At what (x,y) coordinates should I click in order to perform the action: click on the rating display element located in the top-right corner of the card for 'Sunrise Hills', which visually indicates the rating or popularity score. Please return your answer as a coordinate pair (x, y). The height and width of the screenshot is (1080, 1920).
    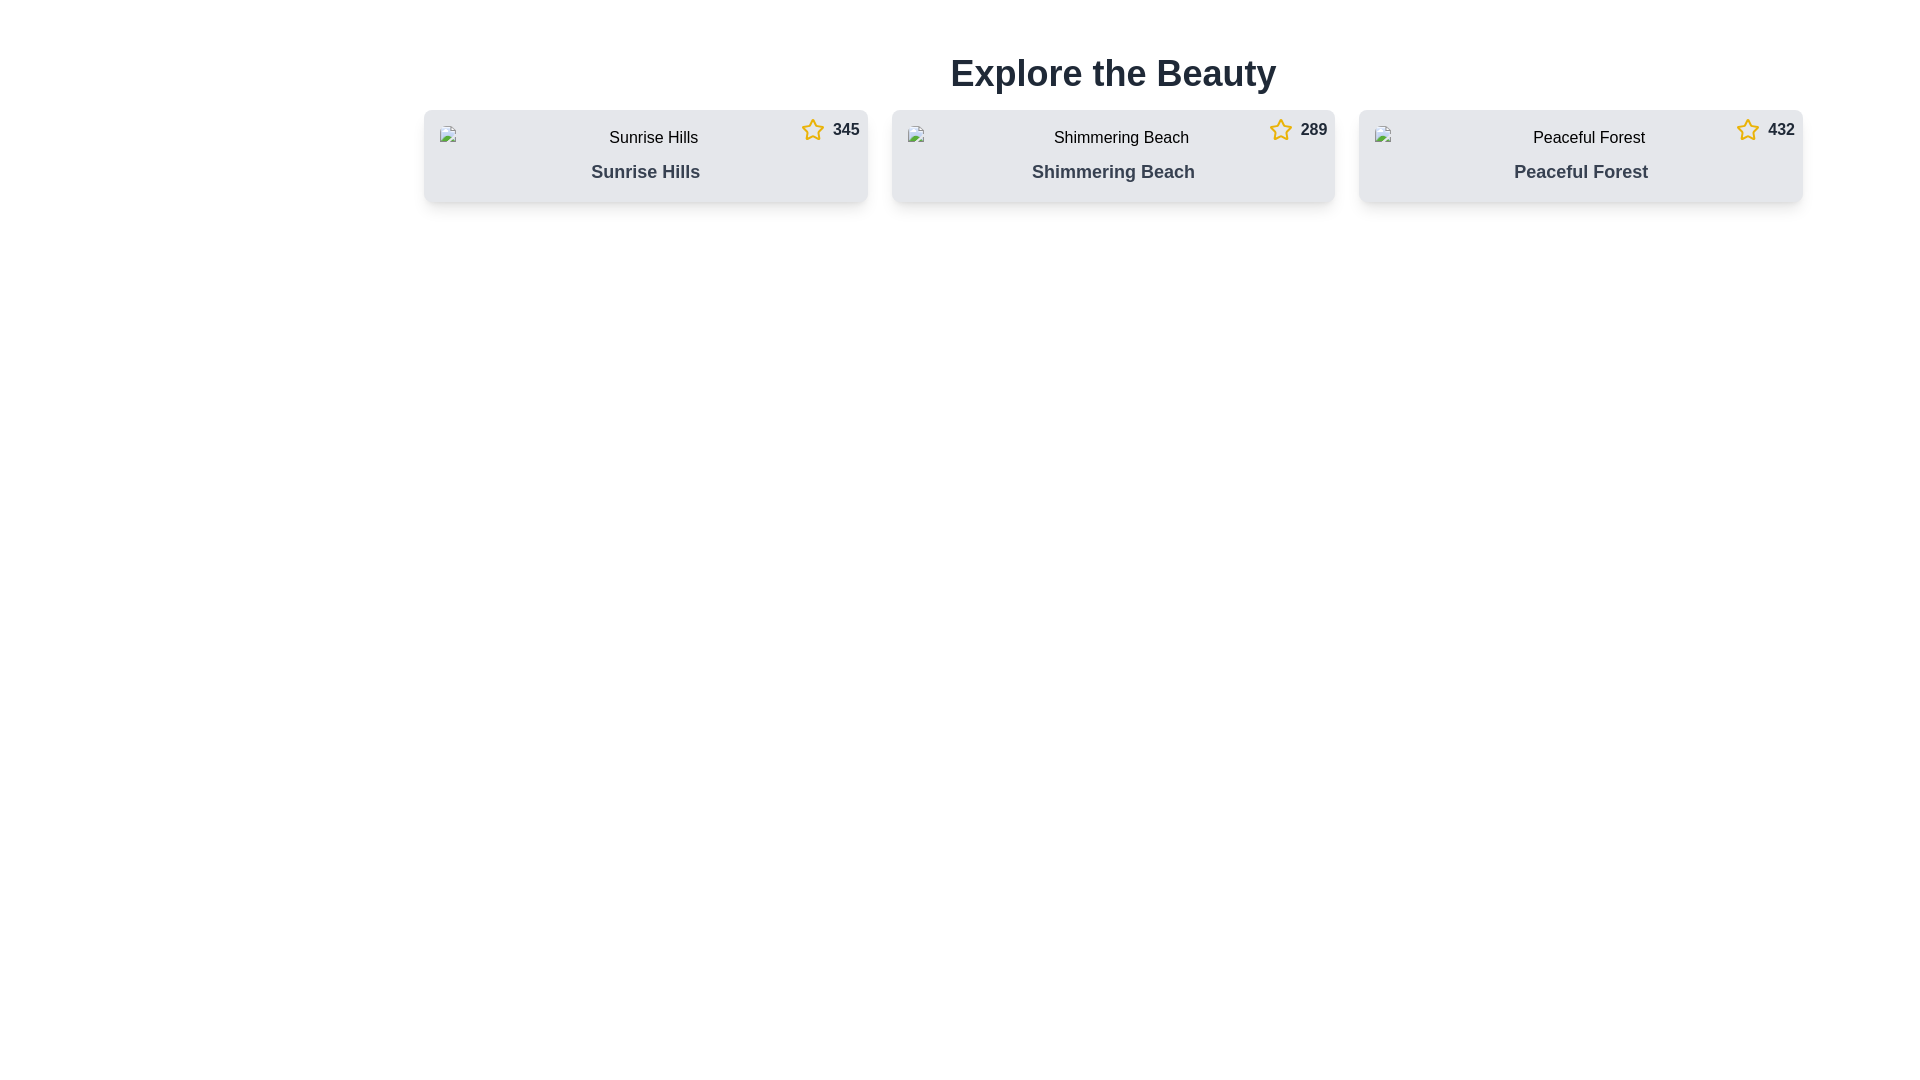
    Looking at the image, I should click on (830, 130).